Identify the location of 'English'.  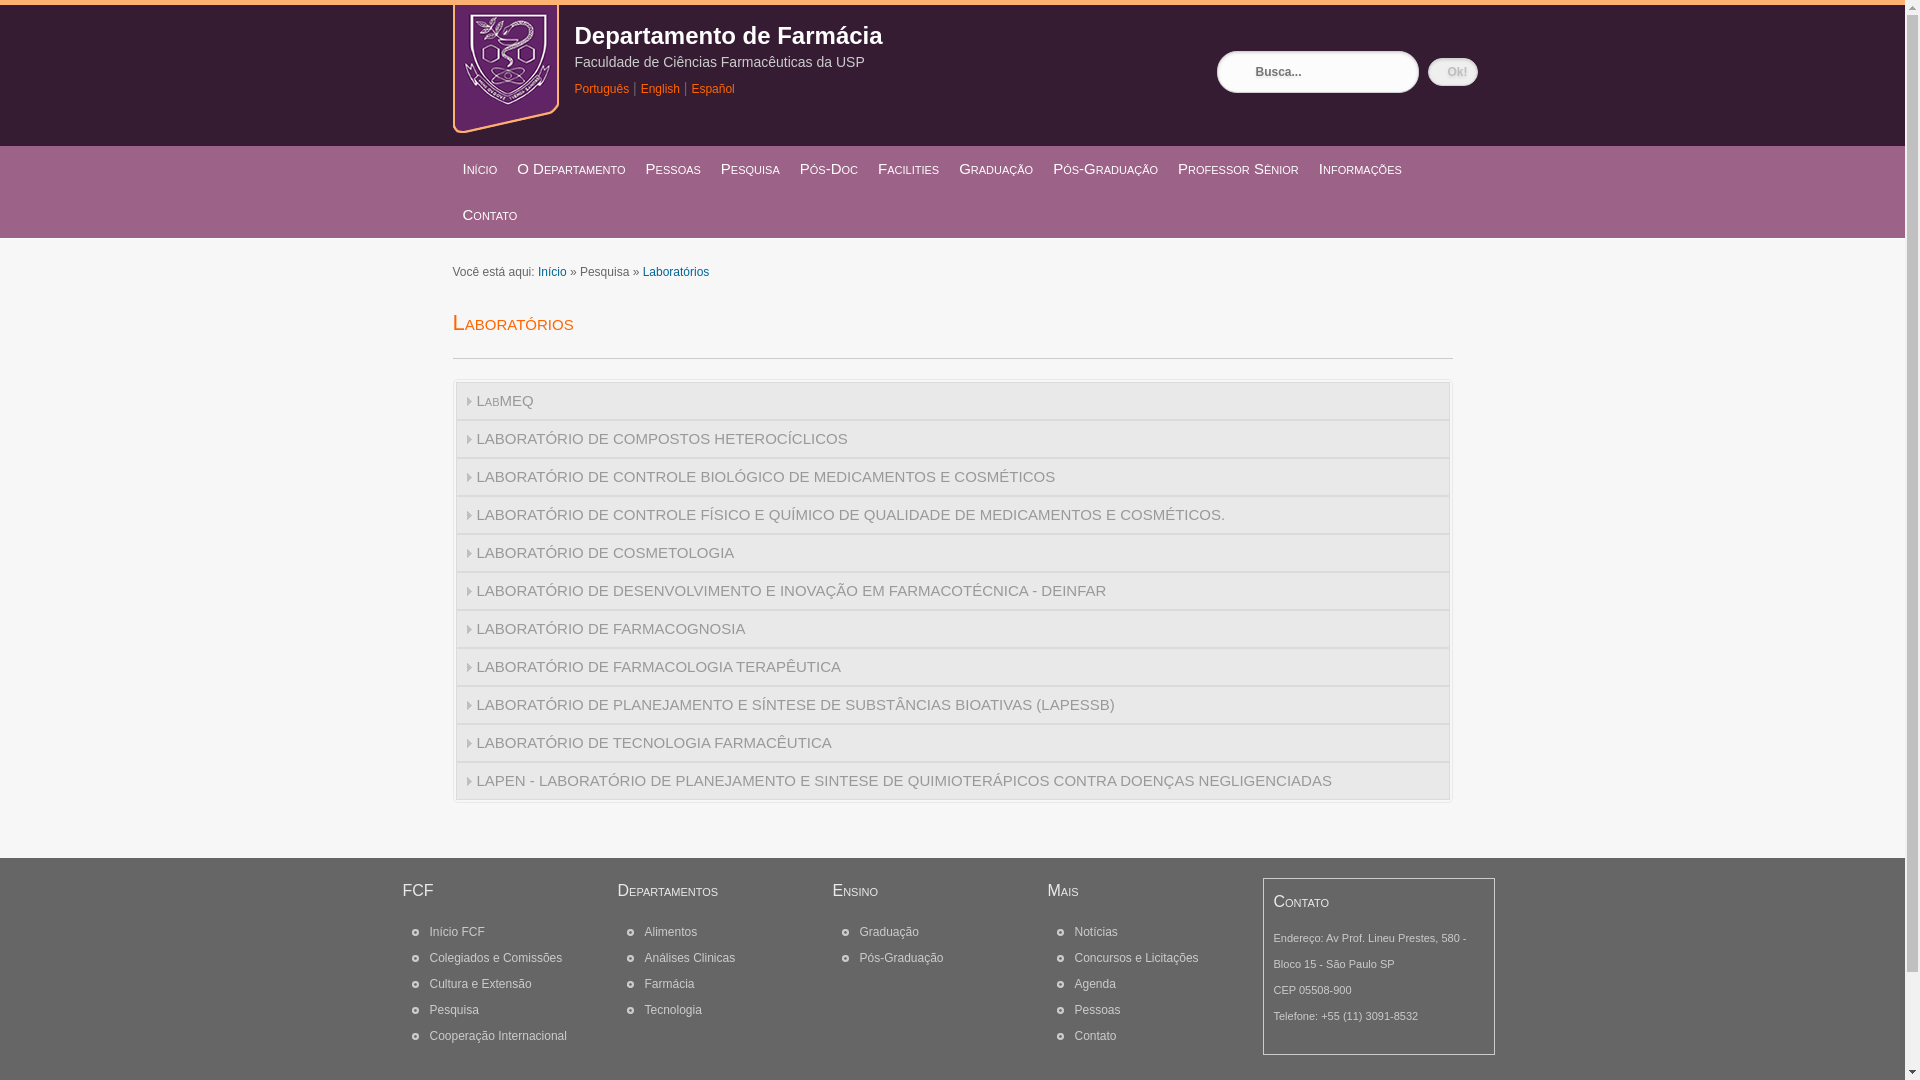
(660, 87).